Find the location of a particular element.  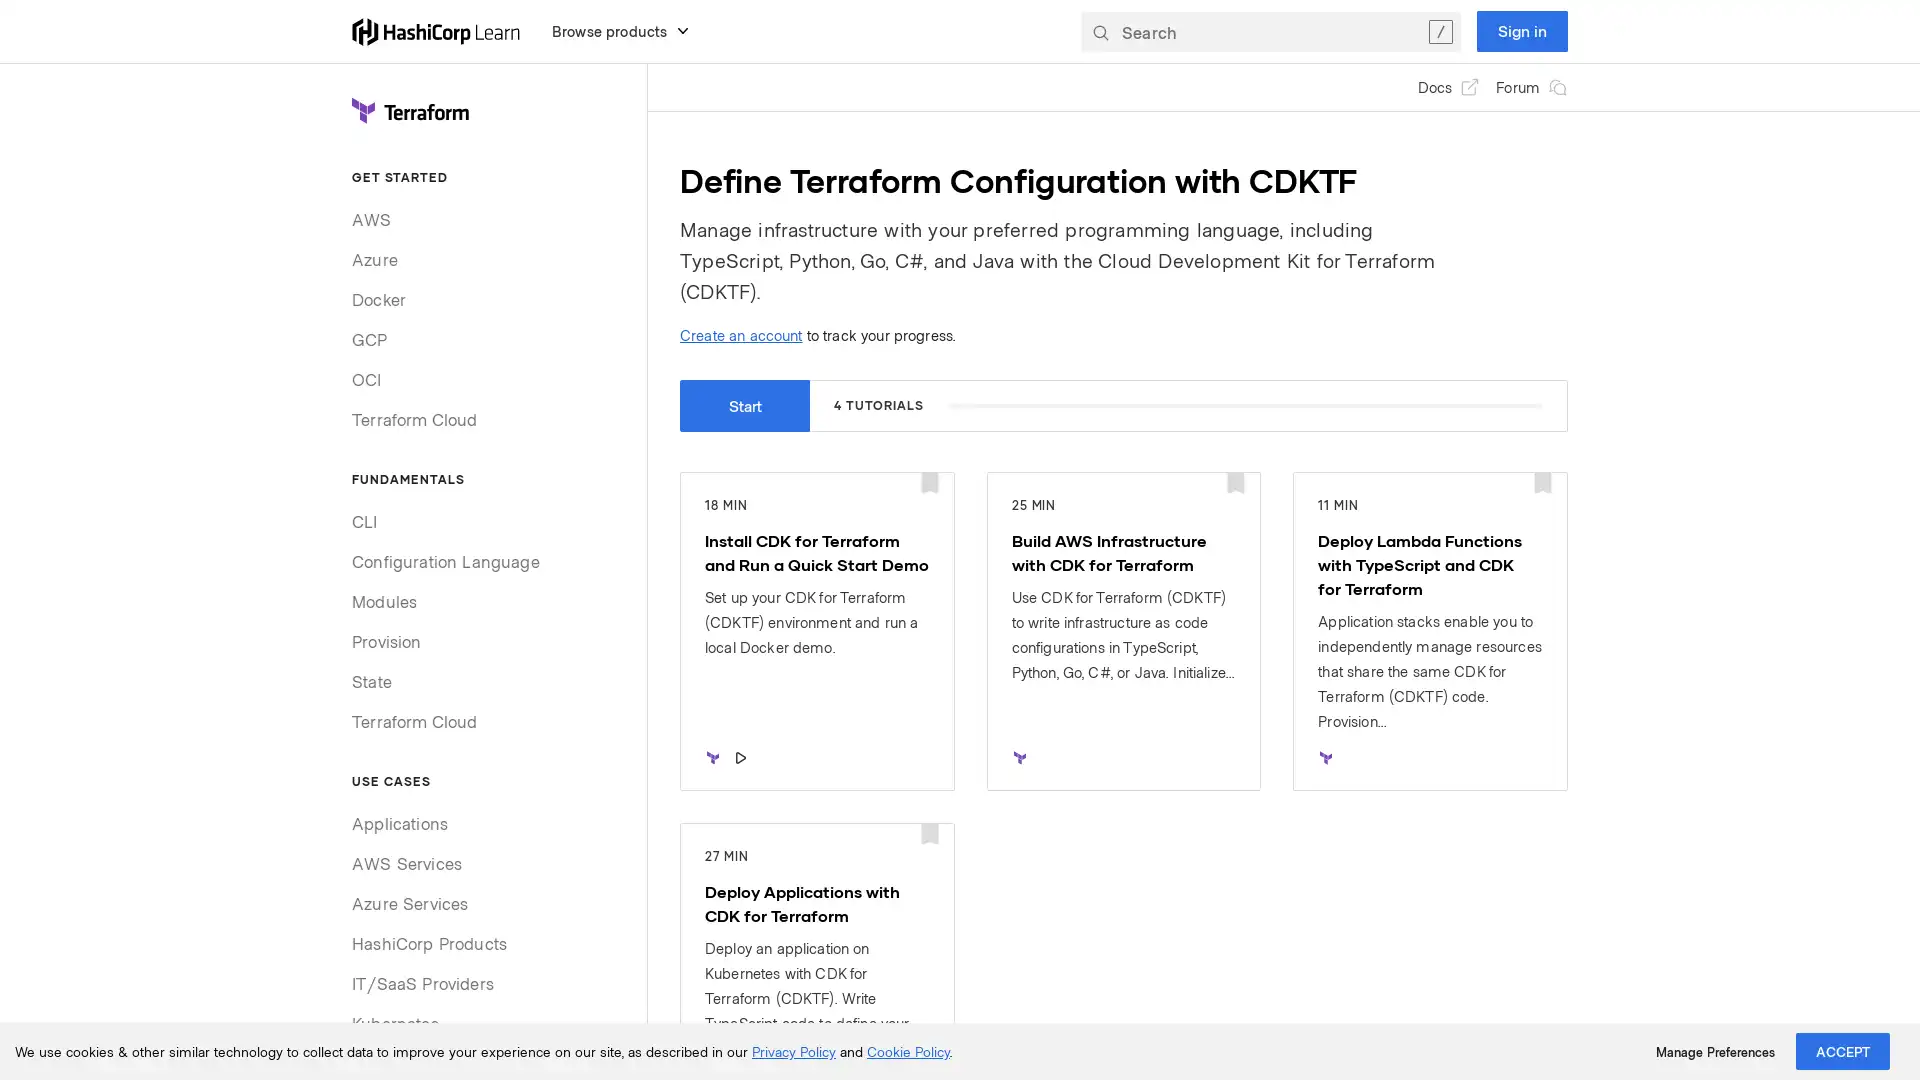

Add bookmark for: Deploy Applications with CDK for Terraform is located at coordinates (928, 835).